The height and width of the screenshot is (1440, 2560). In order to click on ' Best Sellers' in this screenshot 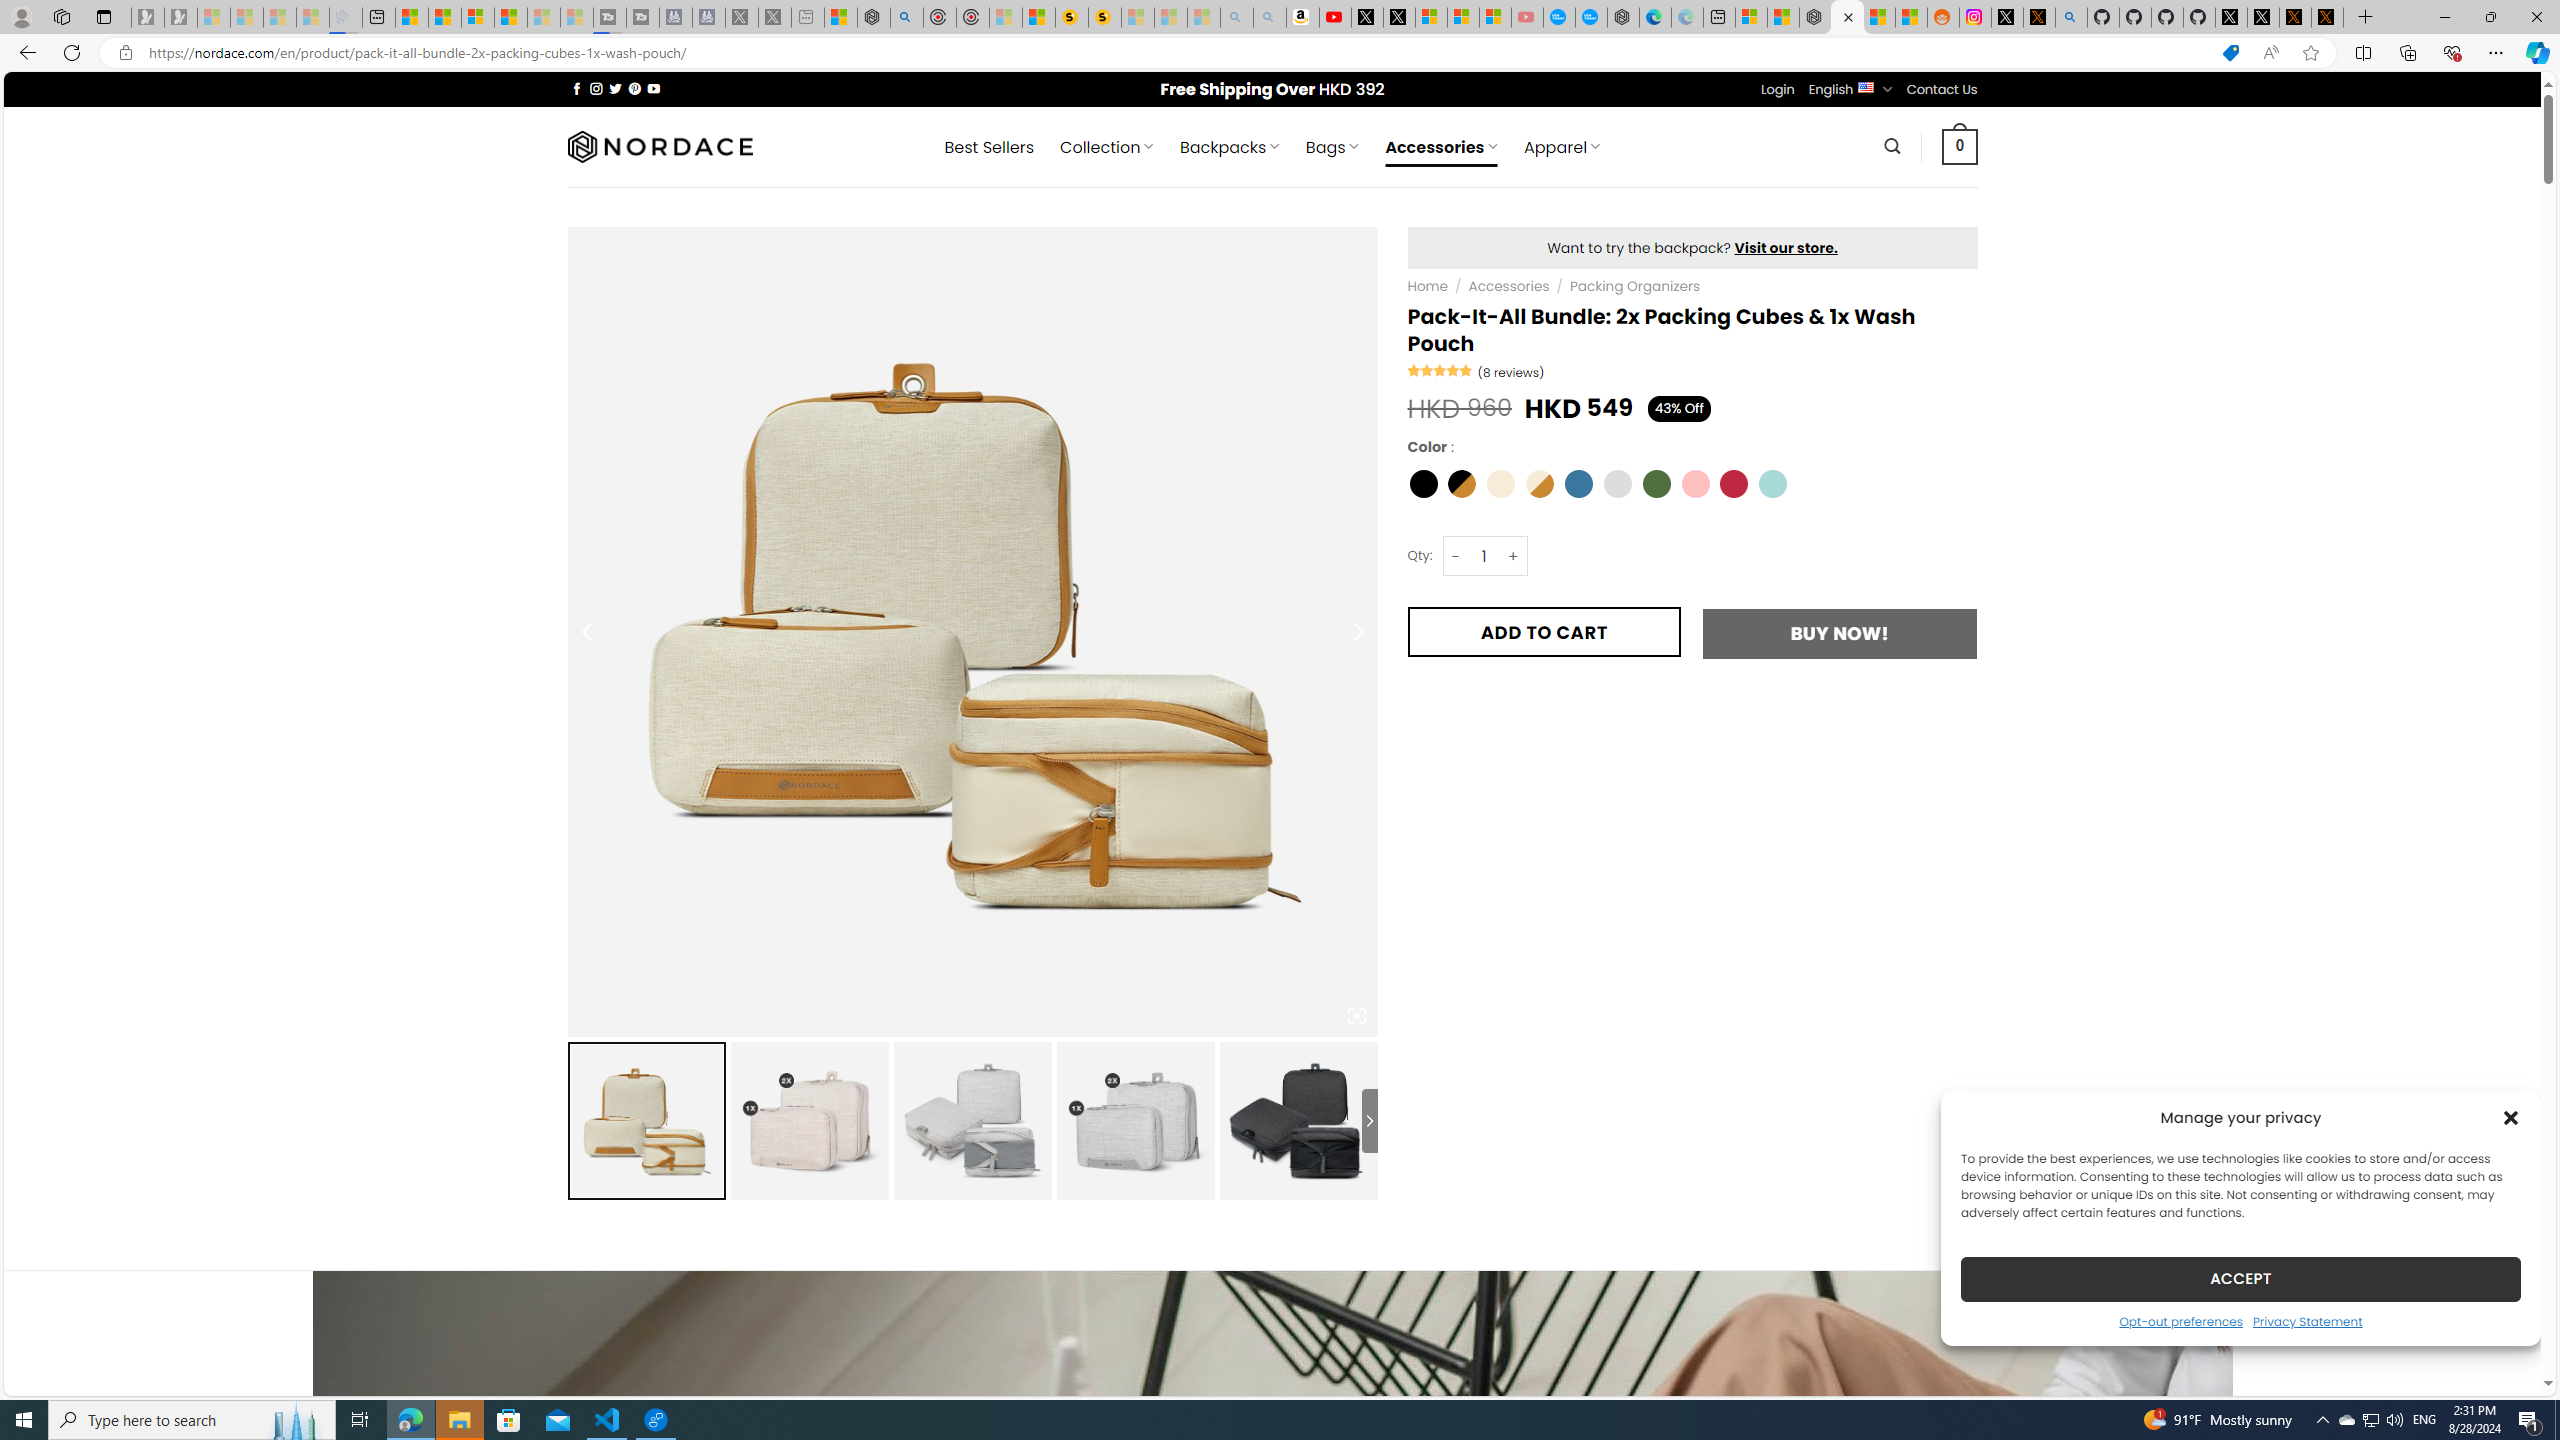, I will do `click(988, 146)`.